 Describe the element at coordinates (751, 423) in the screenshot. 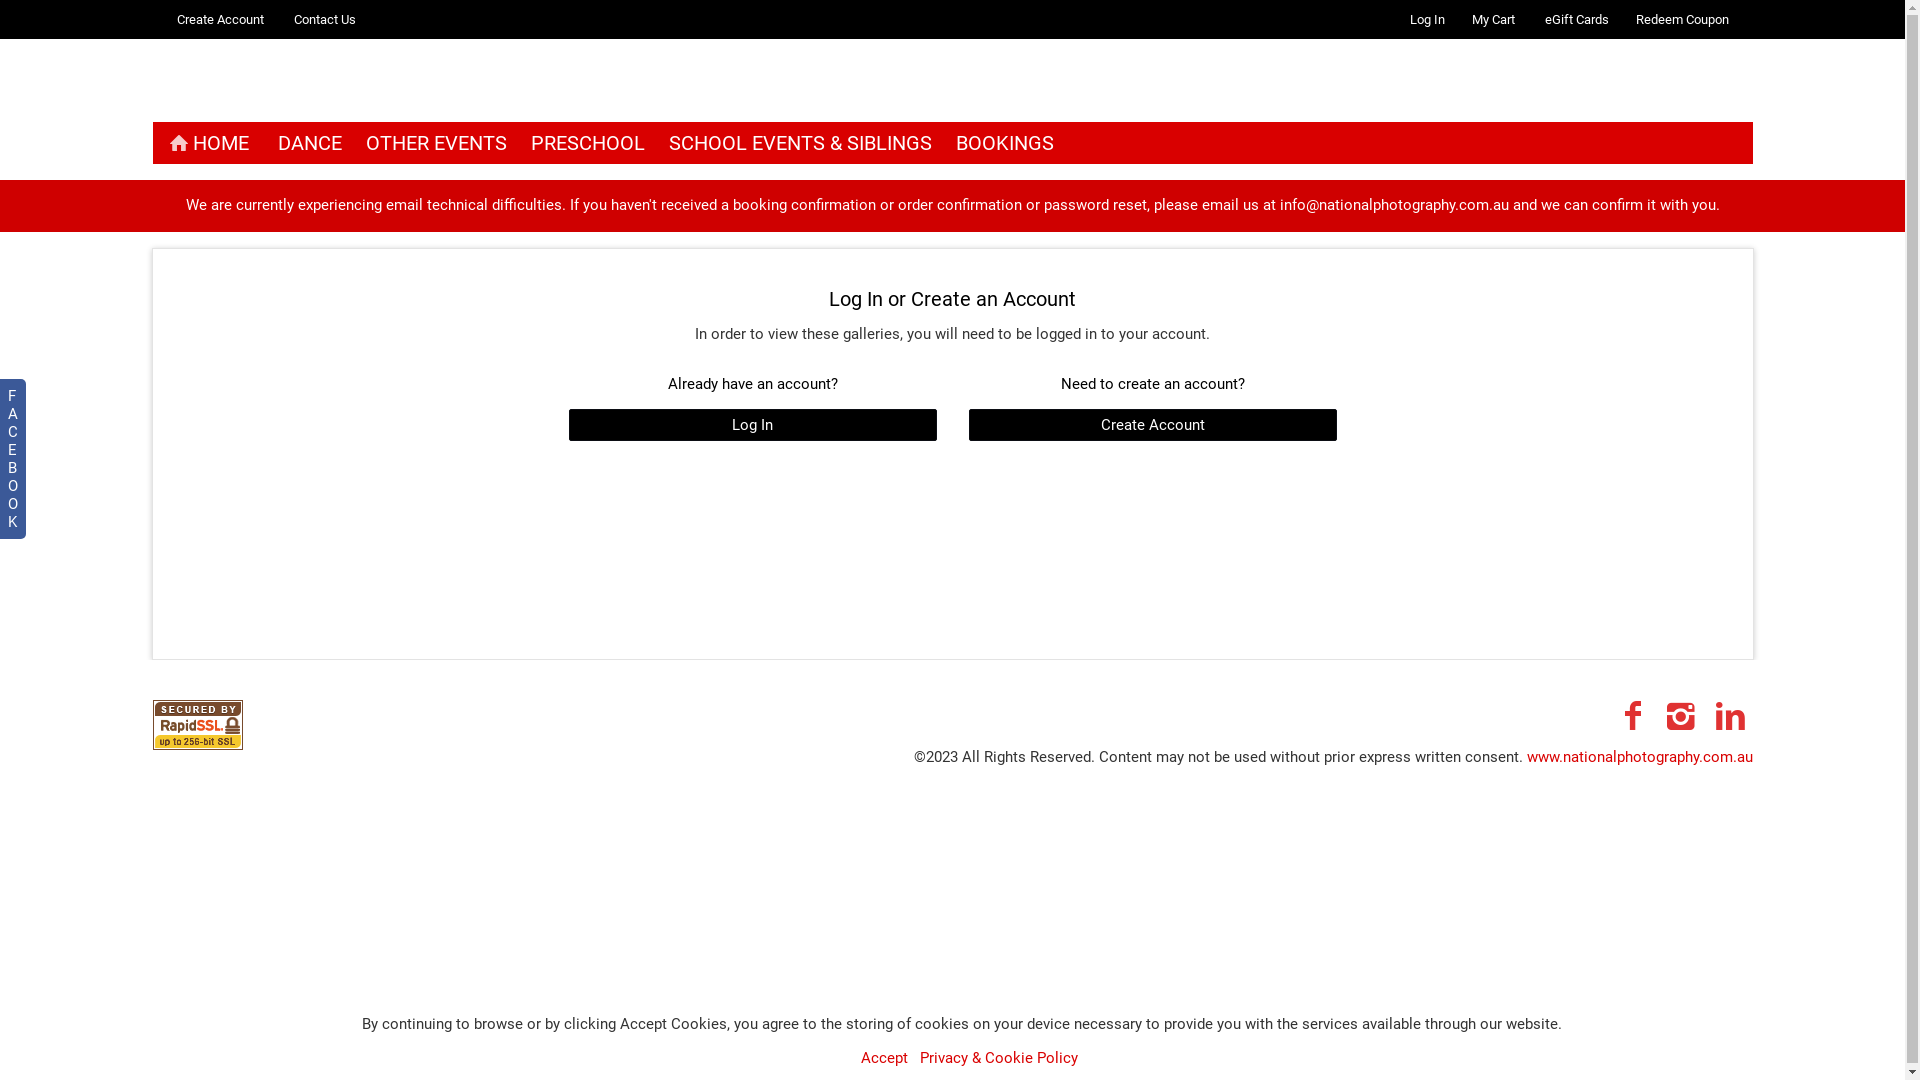

I see `'Log In'` at that location.